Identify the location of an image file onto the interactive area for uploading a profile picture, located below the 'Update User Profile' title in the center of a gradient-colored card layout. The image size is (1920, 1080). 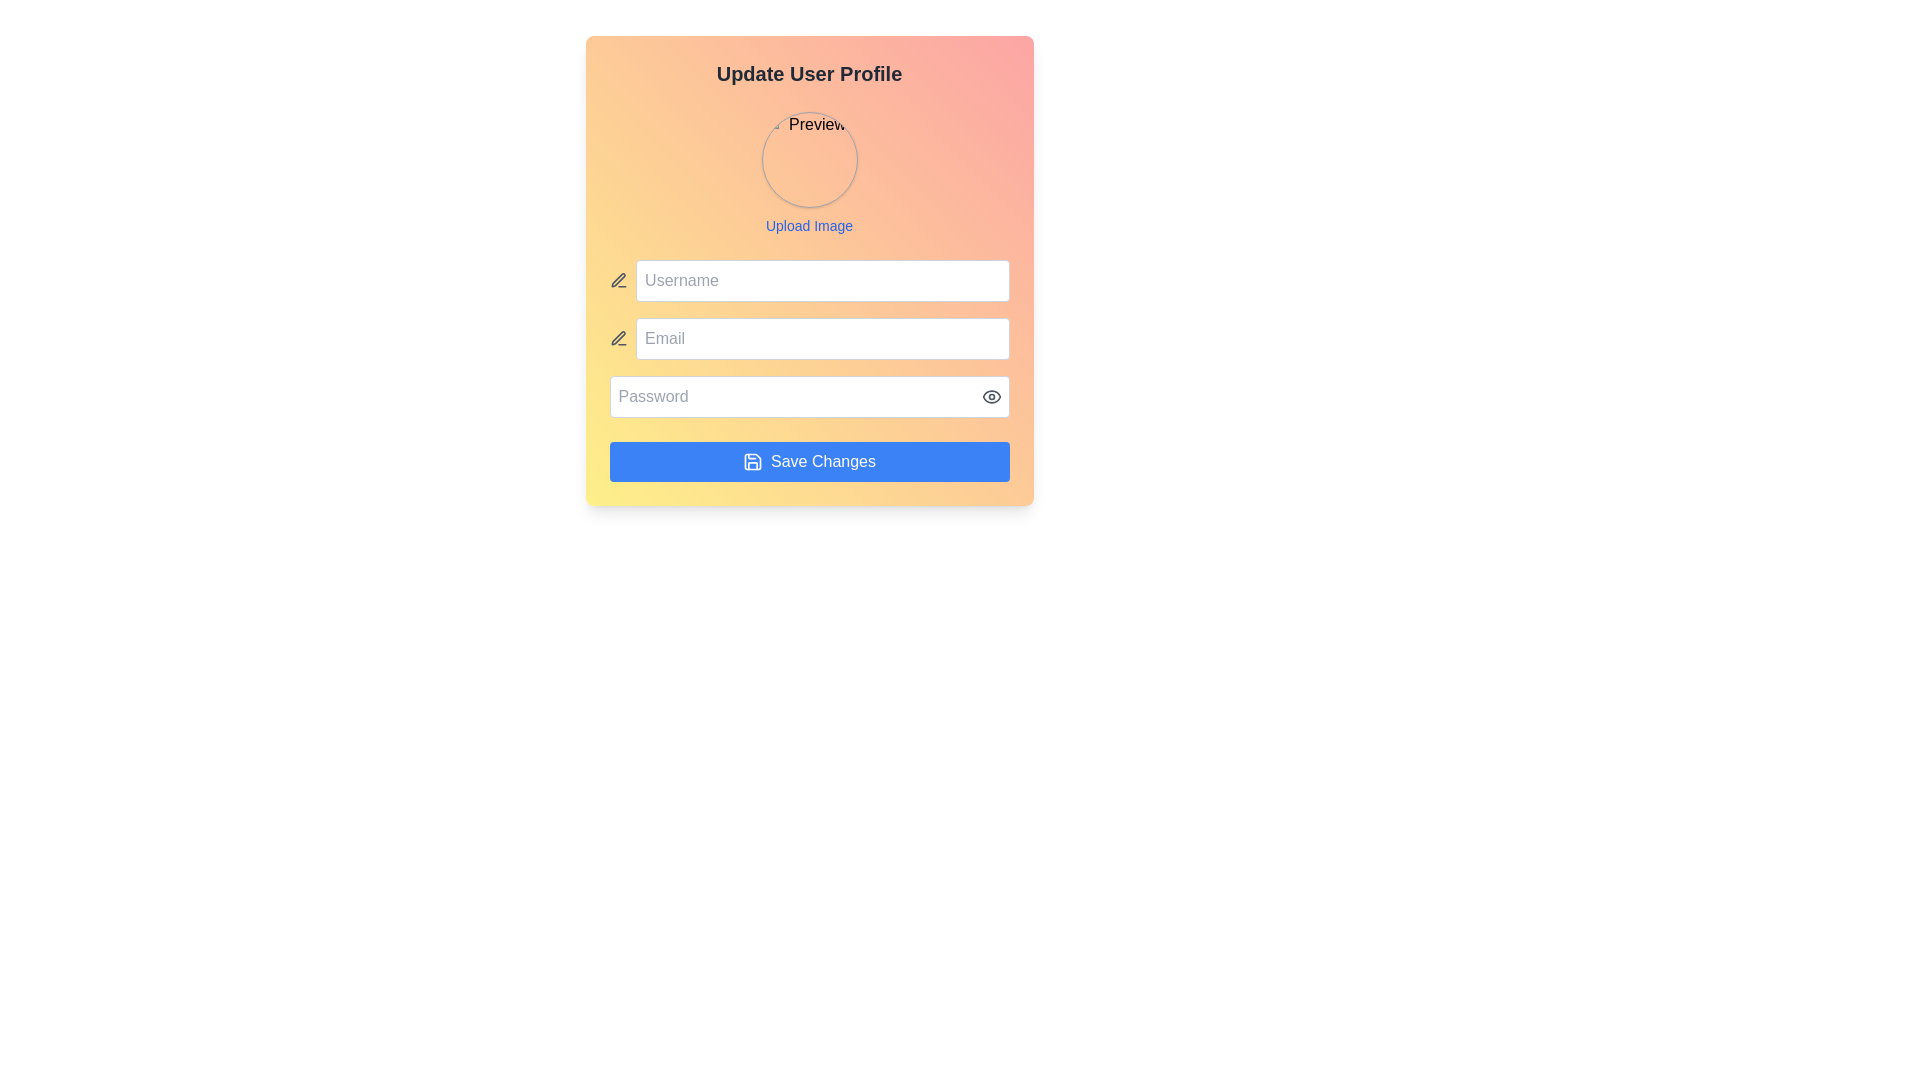
(809, 172).